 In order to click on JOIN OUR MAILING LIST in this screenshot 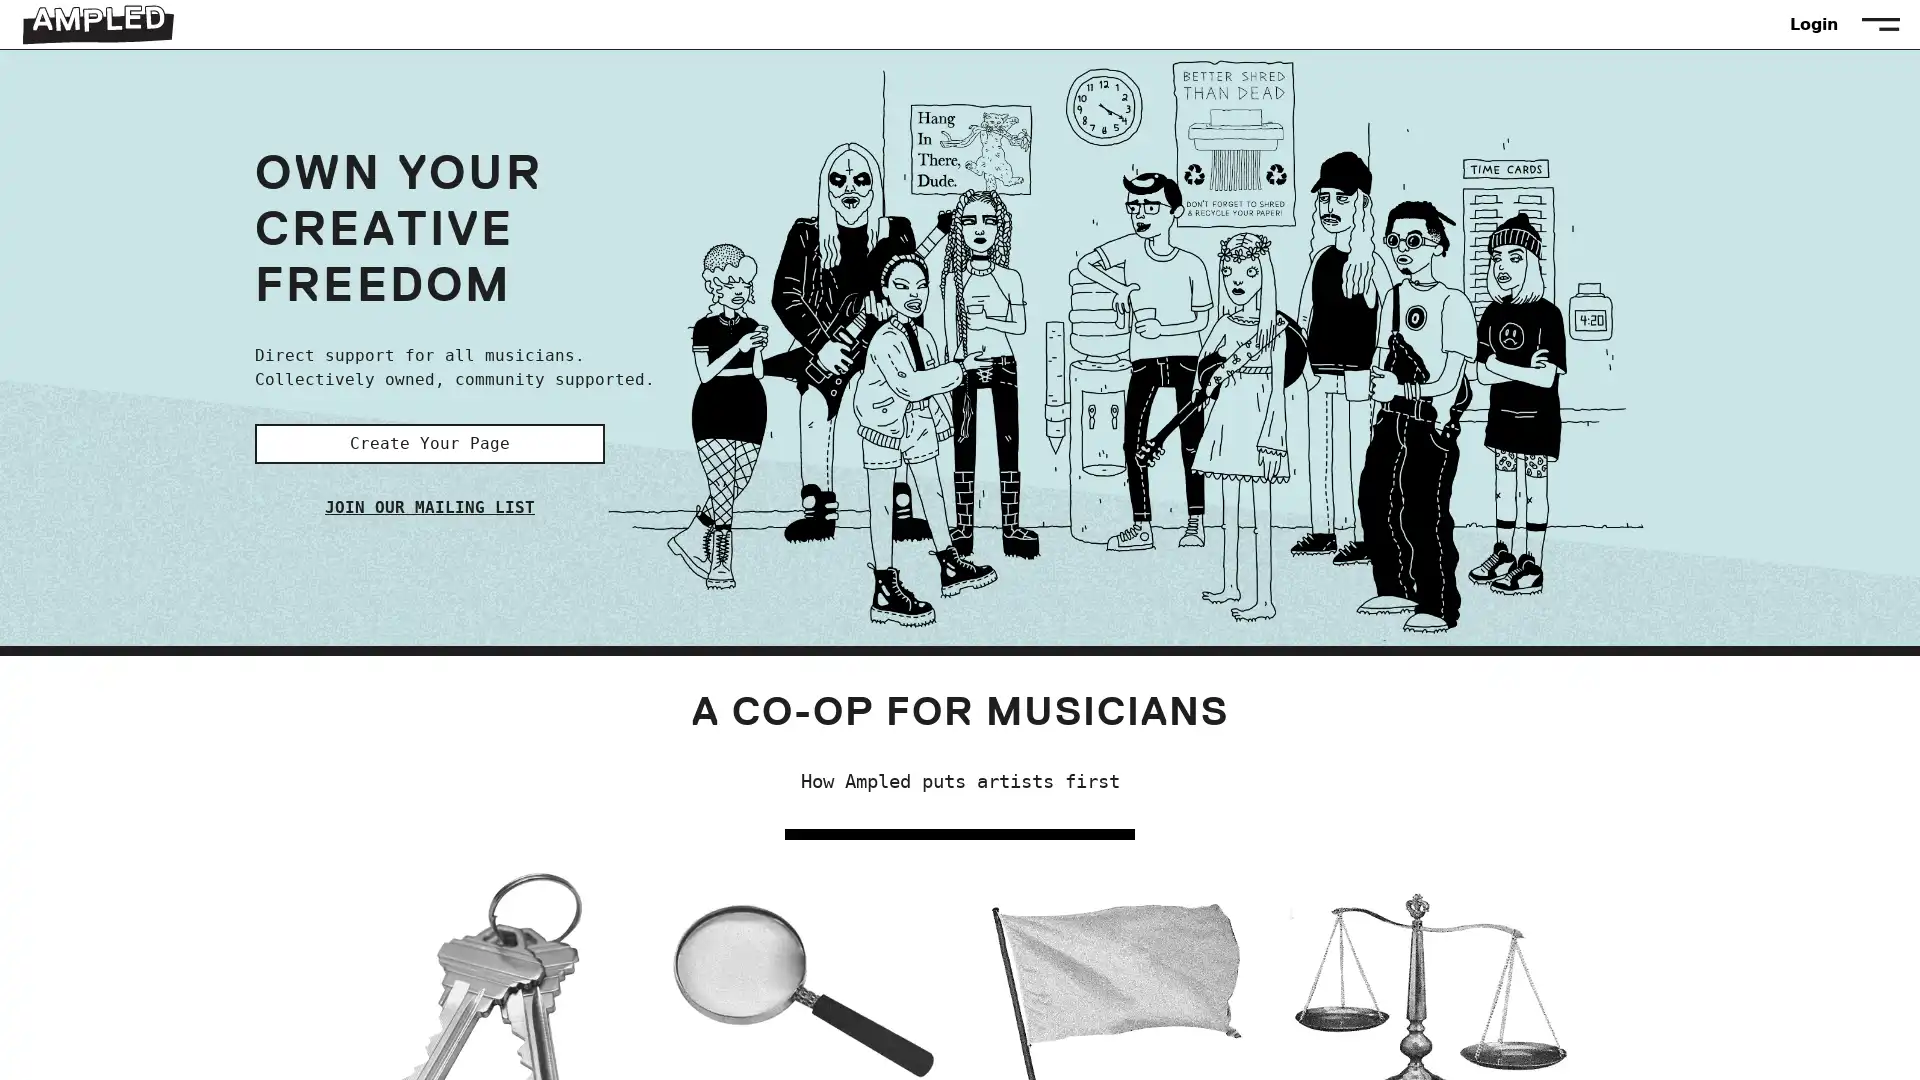, I will do `click(429, 507)`.